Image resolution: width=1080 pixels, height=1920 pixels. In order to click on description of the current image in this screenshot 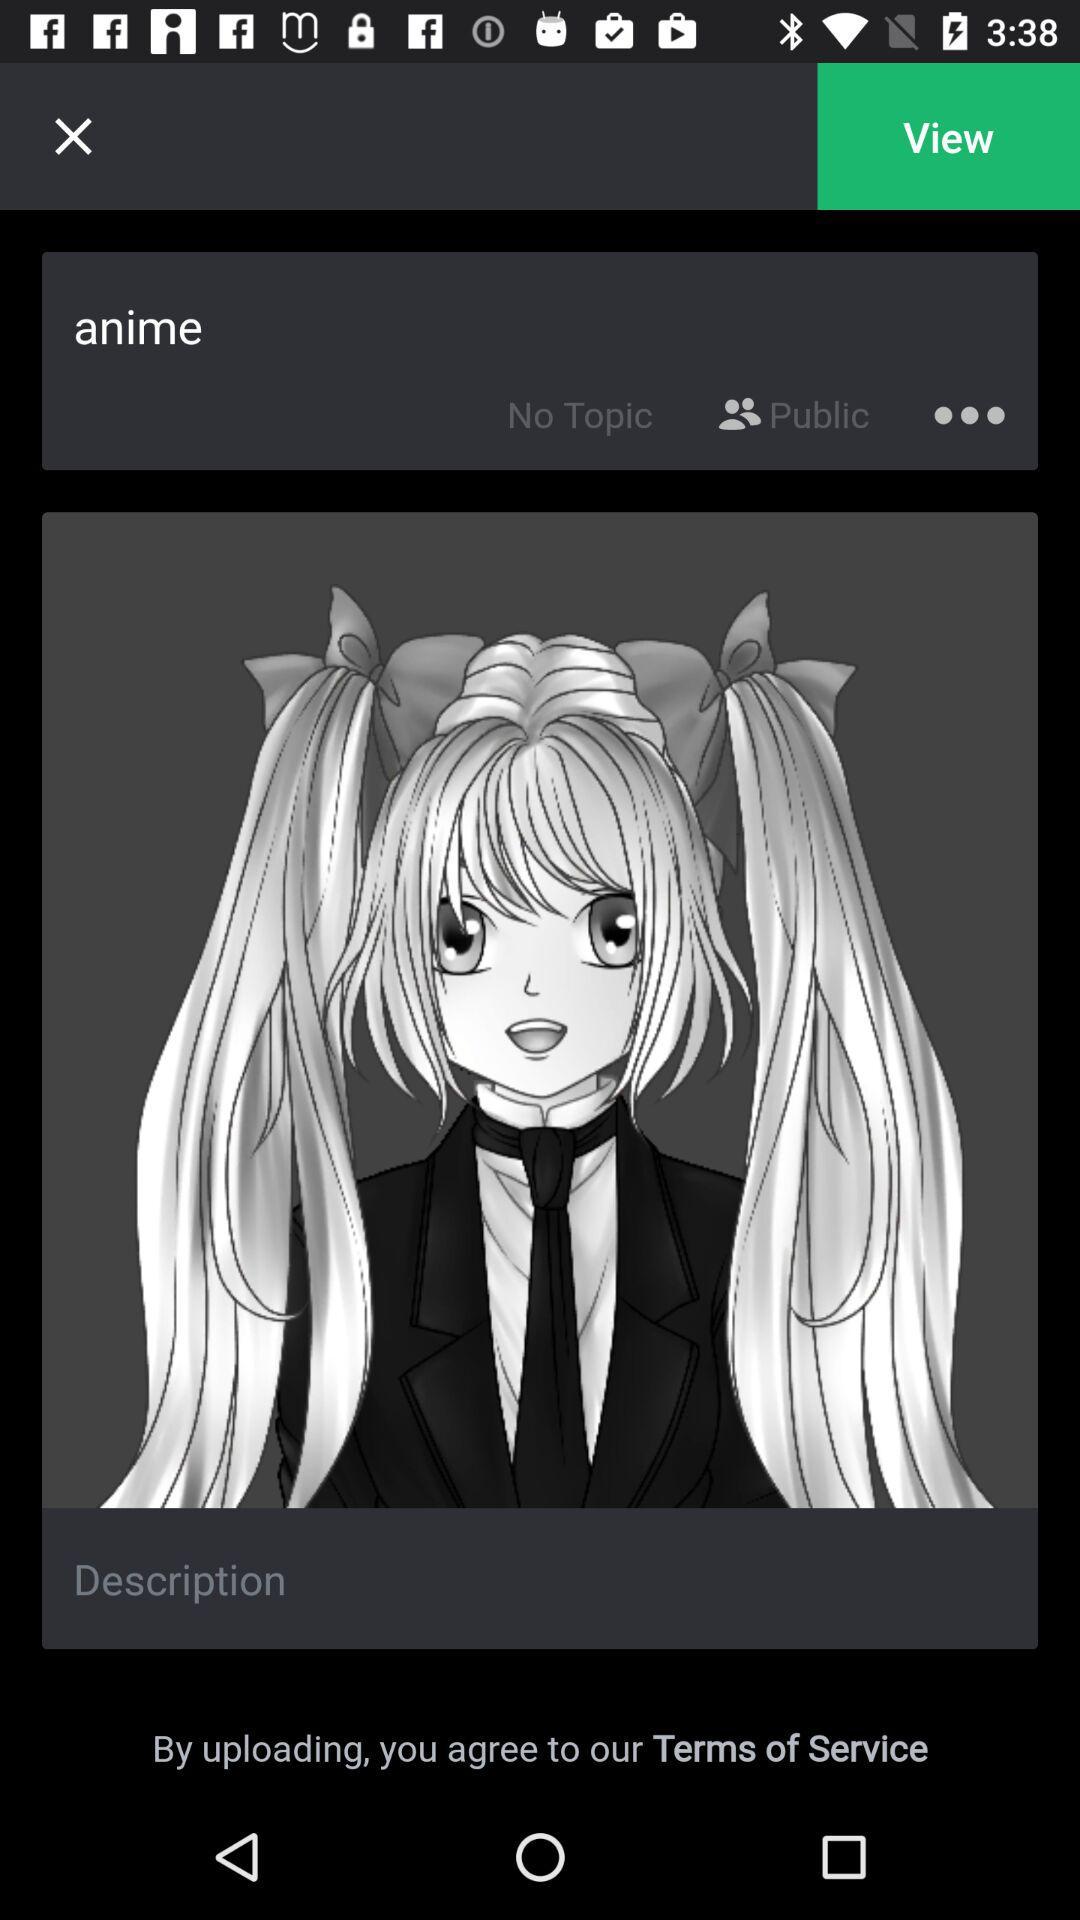, I will do `click(540, 1577)`.